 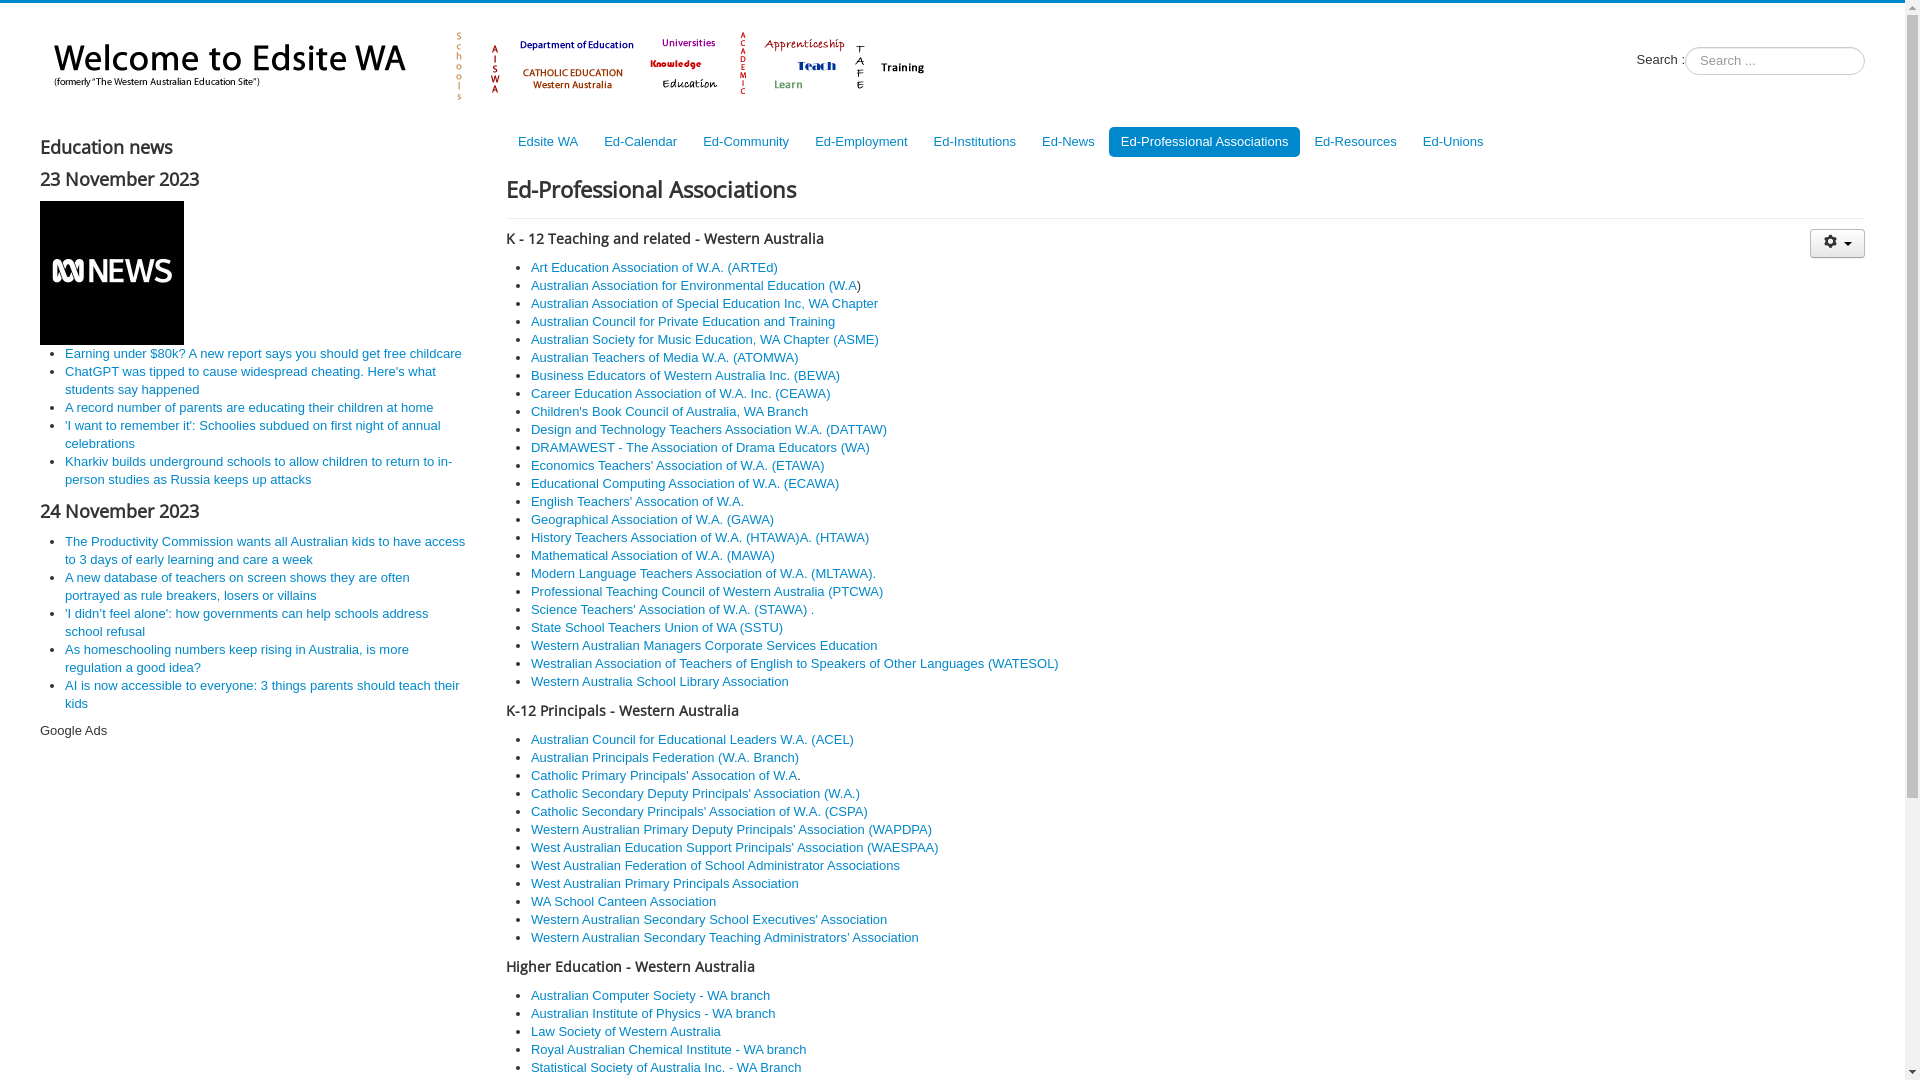 I want to click on 'Geographical Association of W.A. (GAWA)', so click(x=652, y=518).